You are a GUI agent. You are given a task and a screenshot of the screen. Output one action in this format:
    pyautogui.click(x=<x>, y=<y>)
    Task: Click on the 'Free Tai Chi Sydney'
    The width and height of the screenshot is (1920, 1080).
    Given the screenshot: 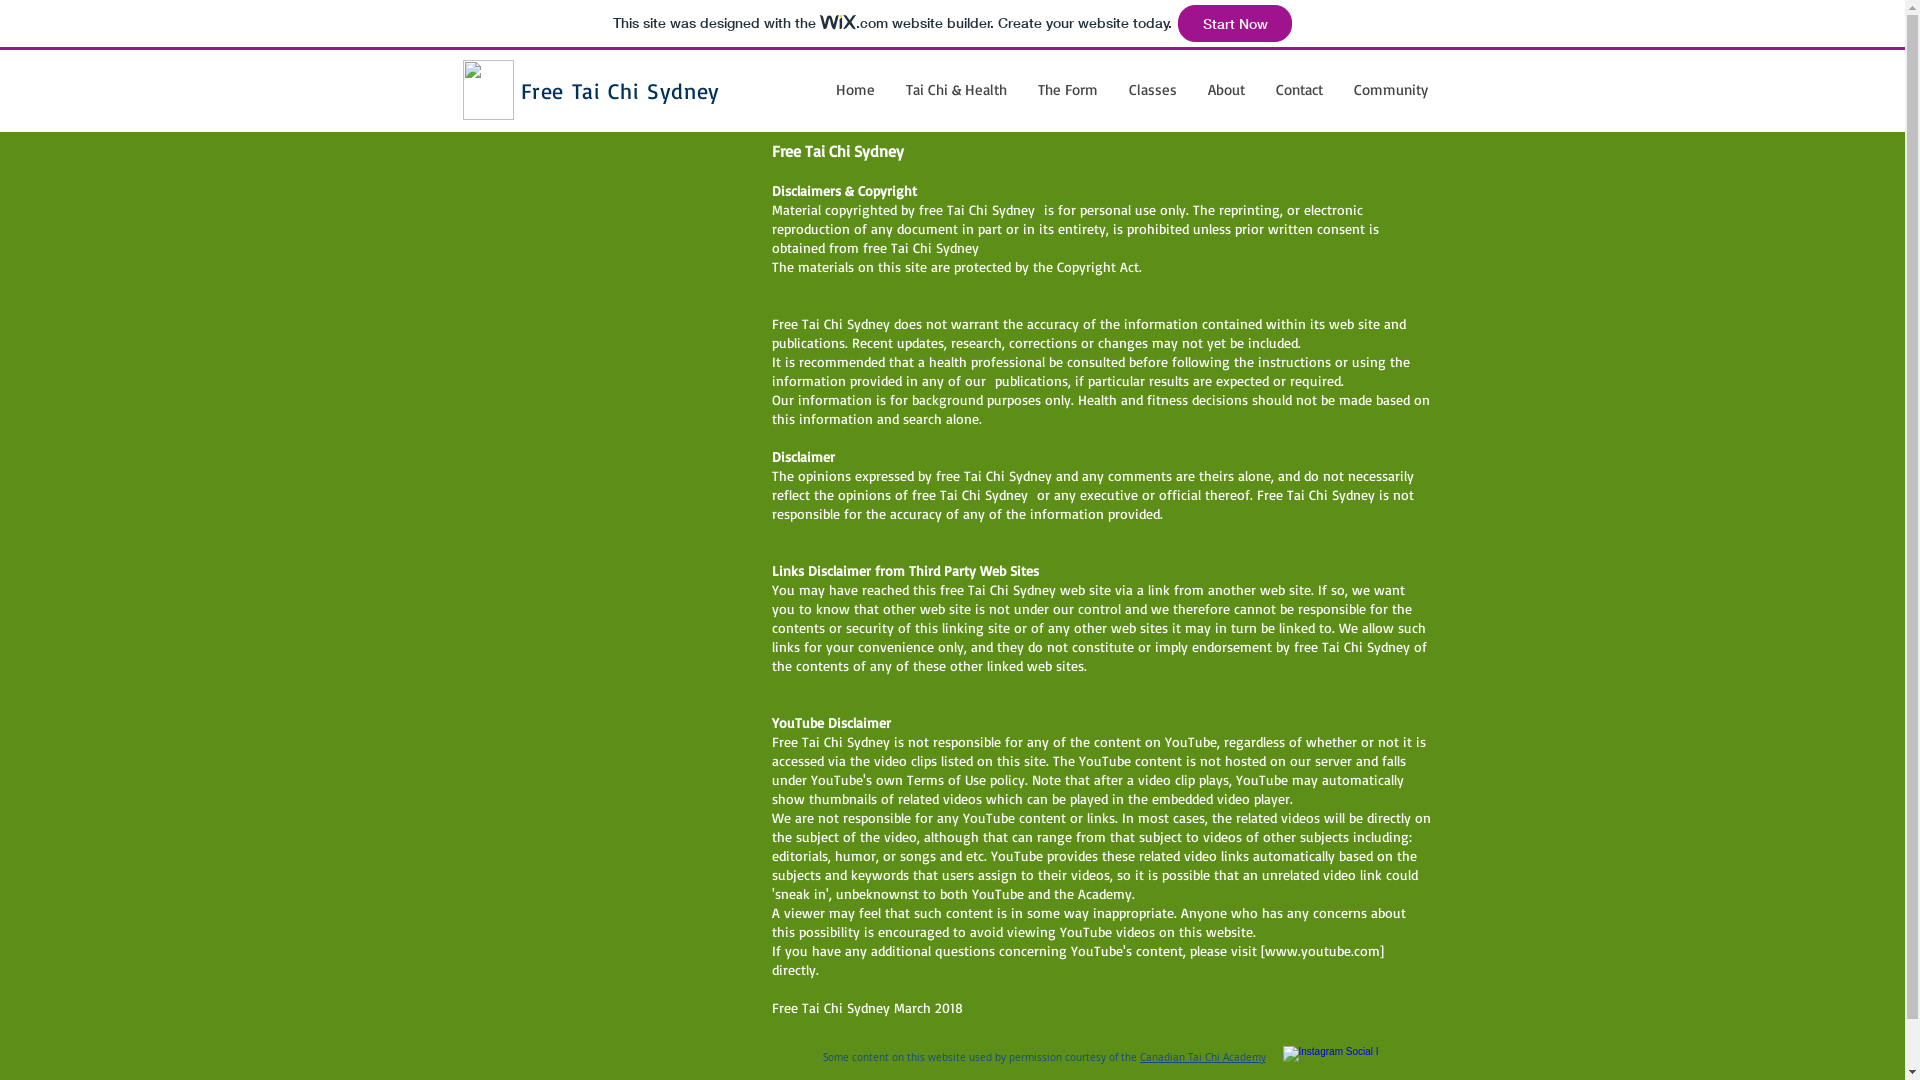 What is the action you would take?
    pyautogui.click(x=618, y=90)
    